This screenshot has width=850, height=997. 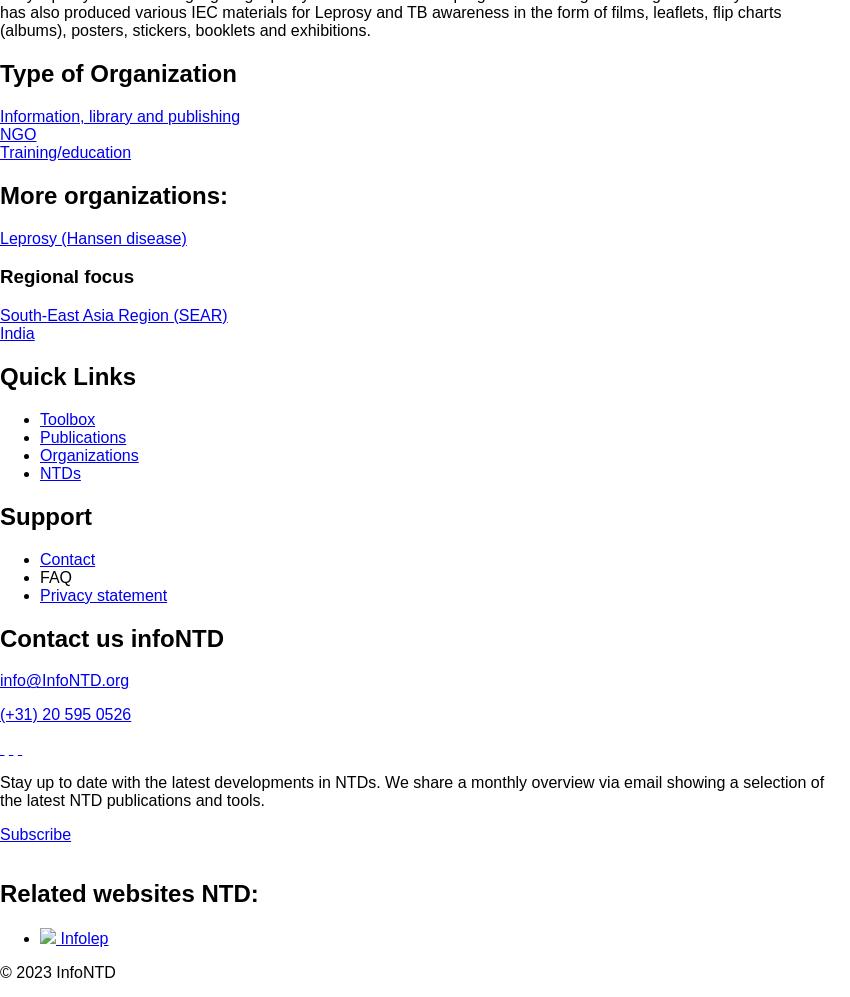 I want to click on 'Subscribe', so click(x=34, y=834).